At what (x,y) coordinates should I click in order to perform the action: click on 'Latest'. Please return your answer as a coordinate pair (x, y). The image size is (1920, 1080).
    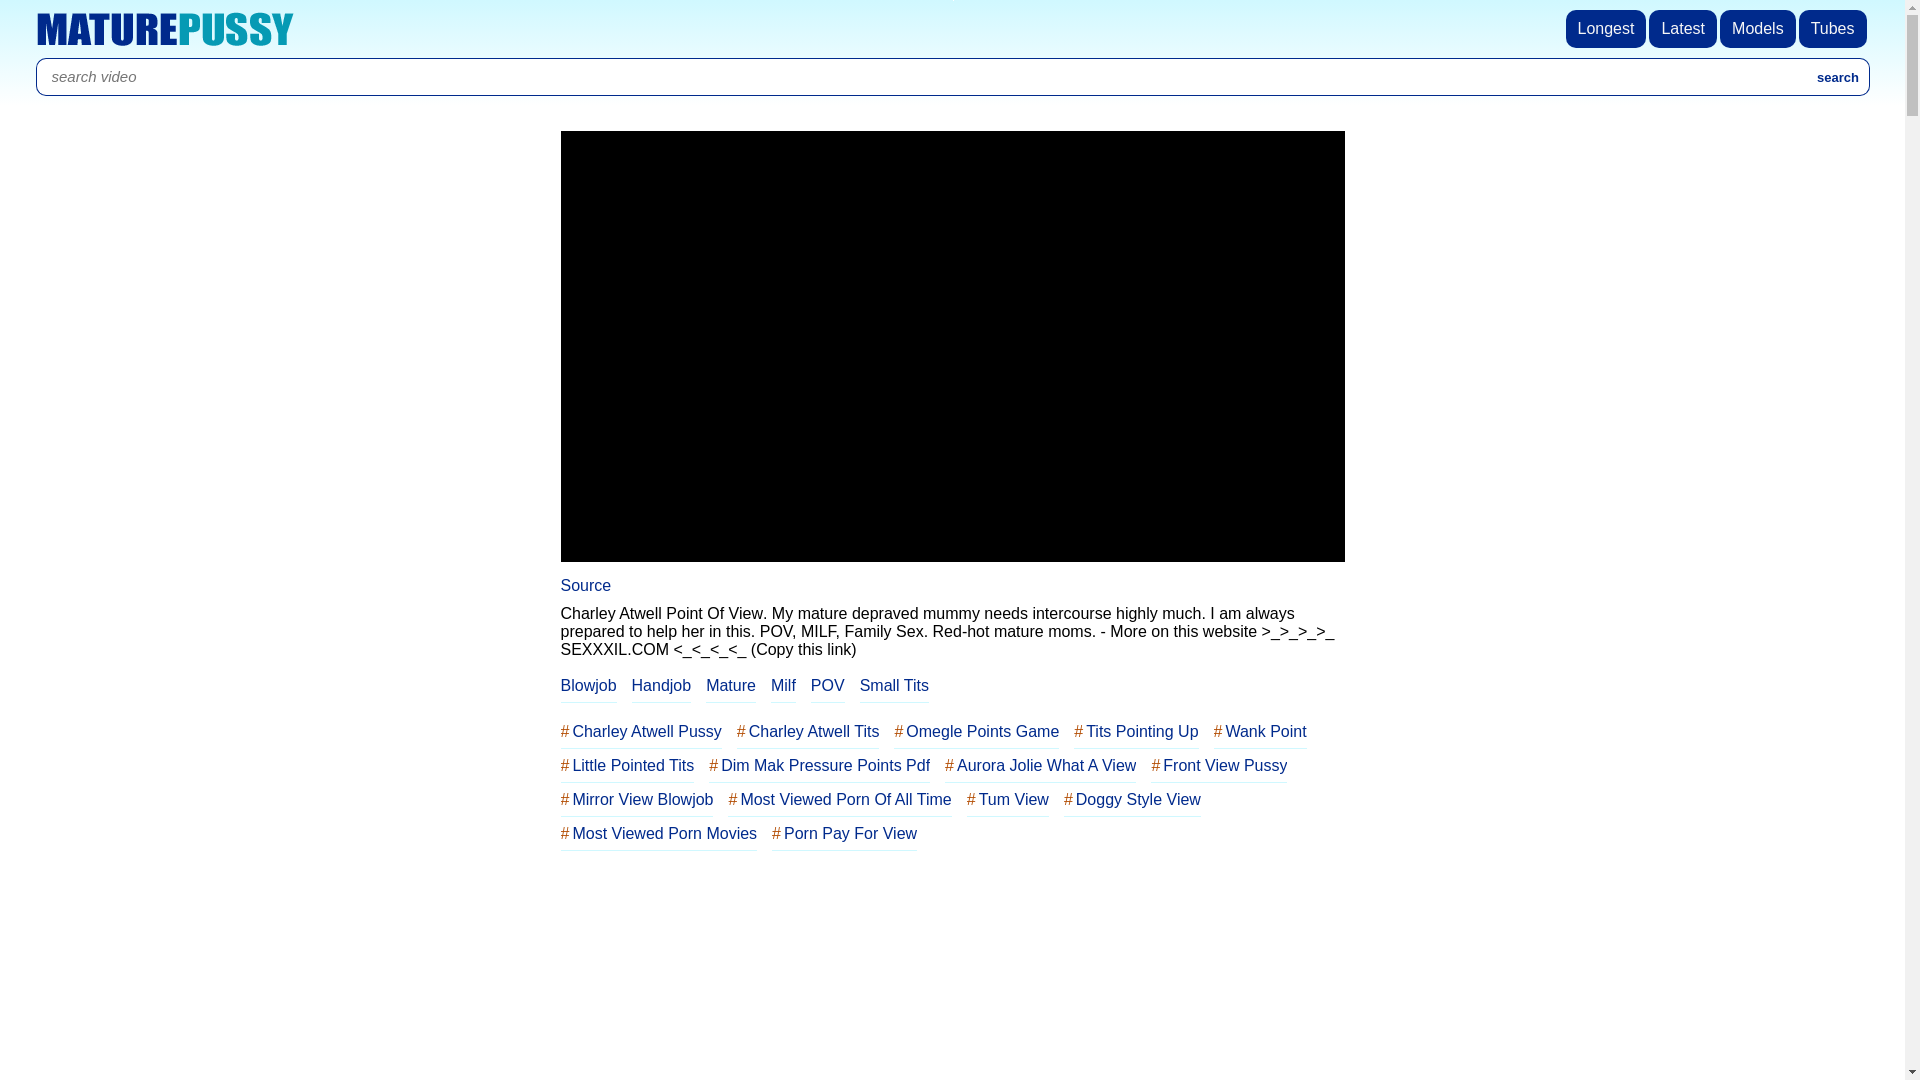
    Looking at the image, I should click on (1649, 29).